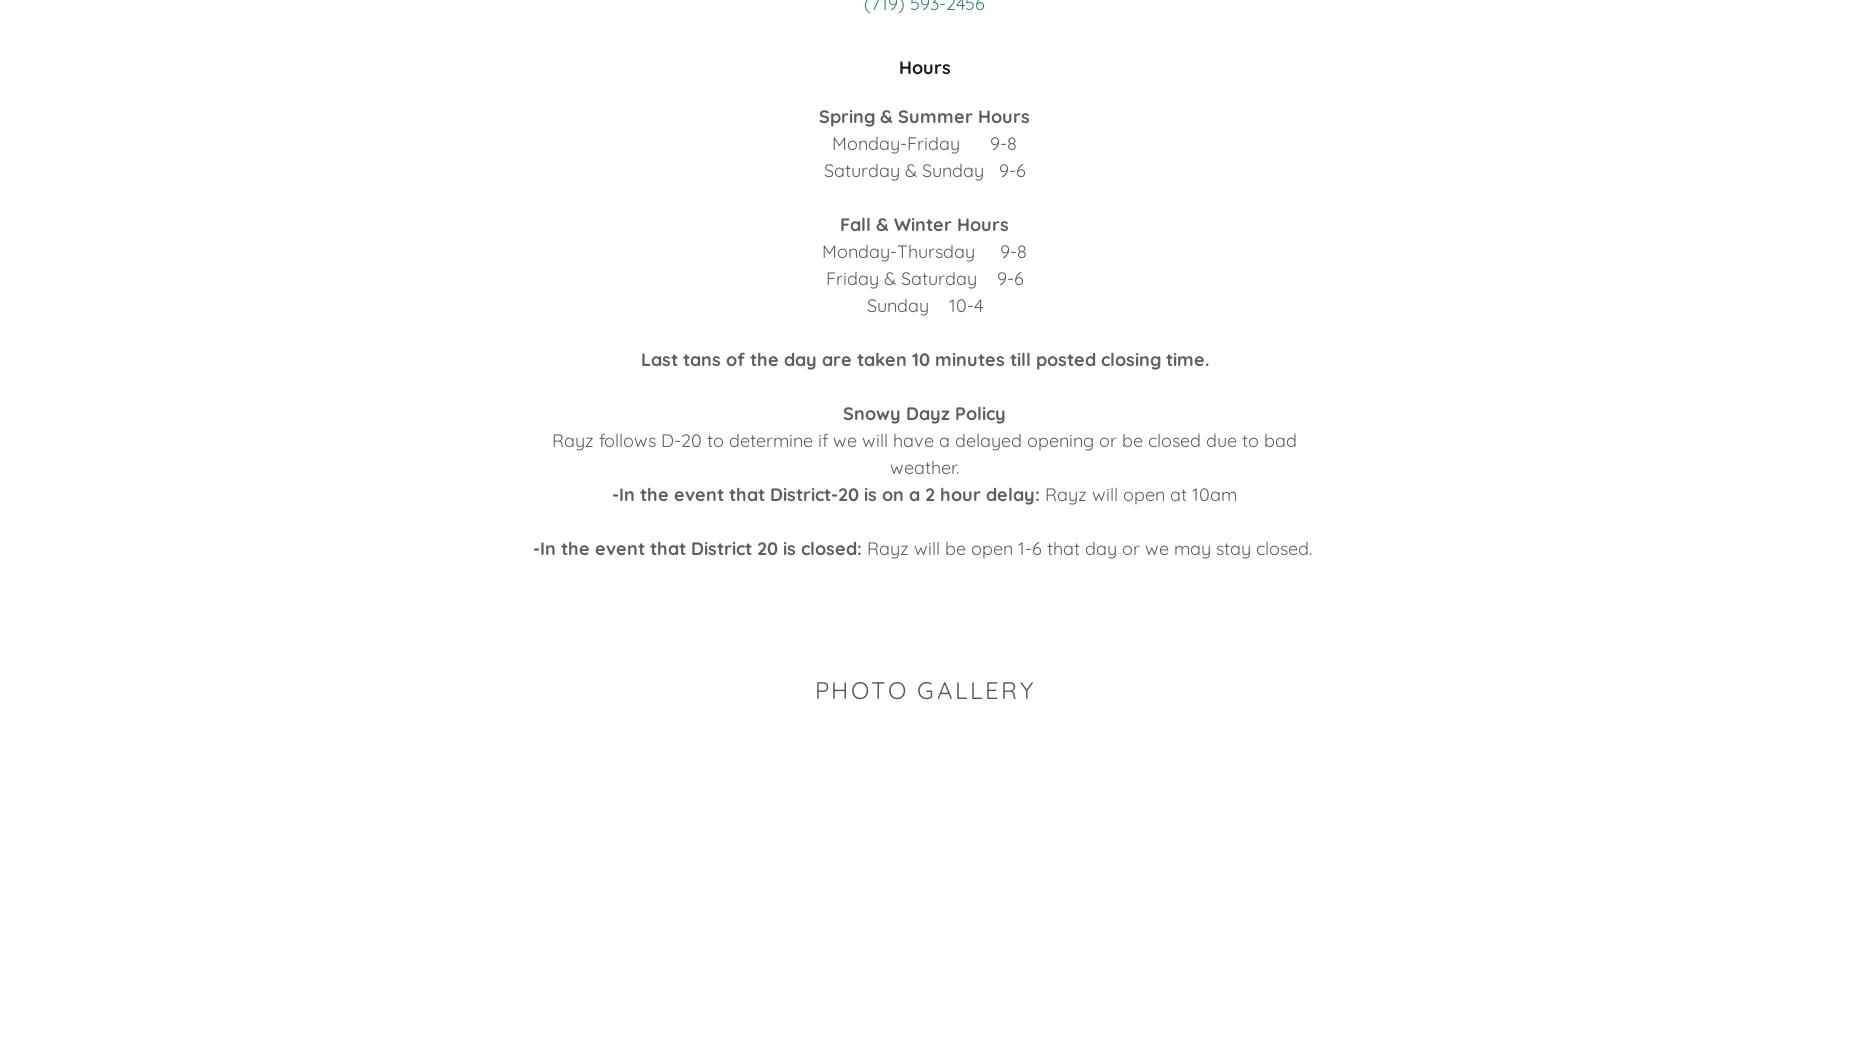 The image size is (1850, 1054). Describe the element at coordinates (924, 251) in the screenshot. I see `'Monday-Thursday     9-8'` at that location.